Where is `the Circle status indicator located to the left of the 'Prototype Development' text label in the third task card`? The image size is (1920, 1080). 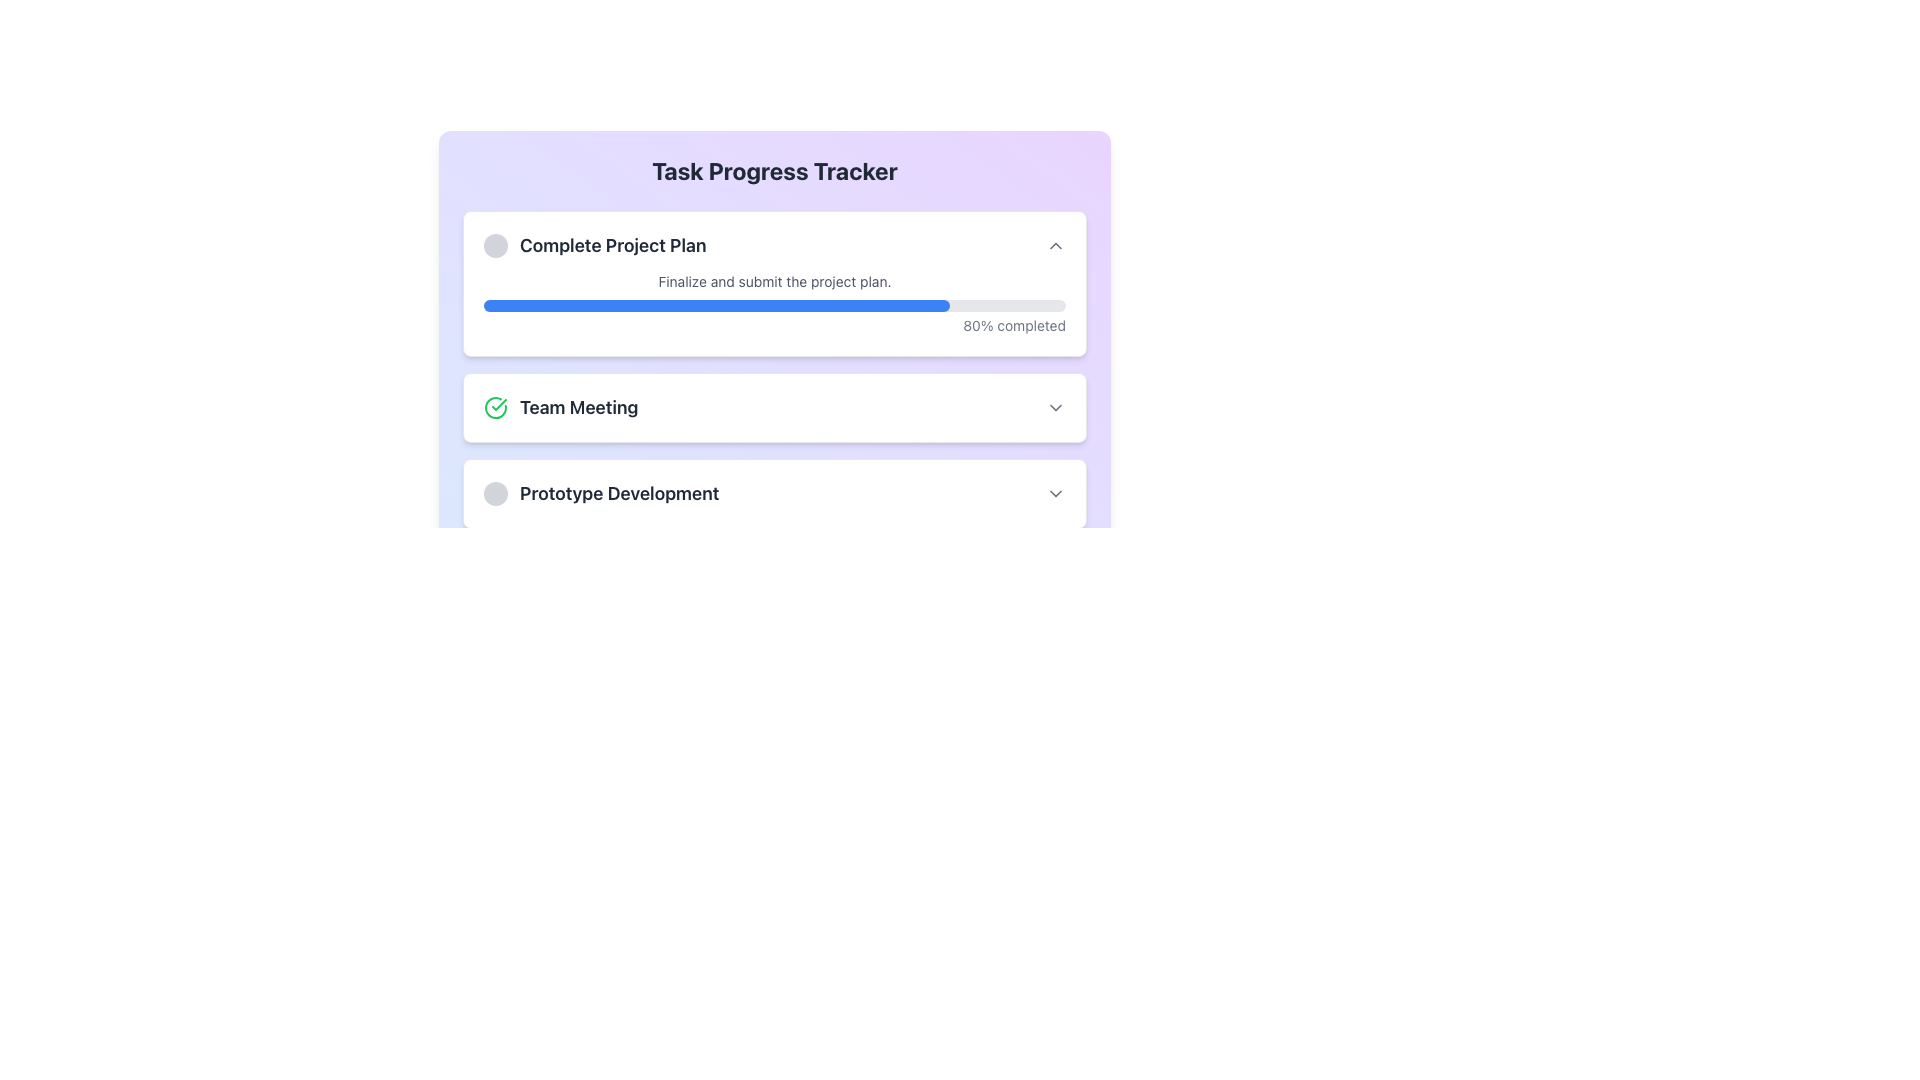
the Circle status indicator located to the left of the 'Prototype Development' text label in the third task card is located at coordinates (495, 493).